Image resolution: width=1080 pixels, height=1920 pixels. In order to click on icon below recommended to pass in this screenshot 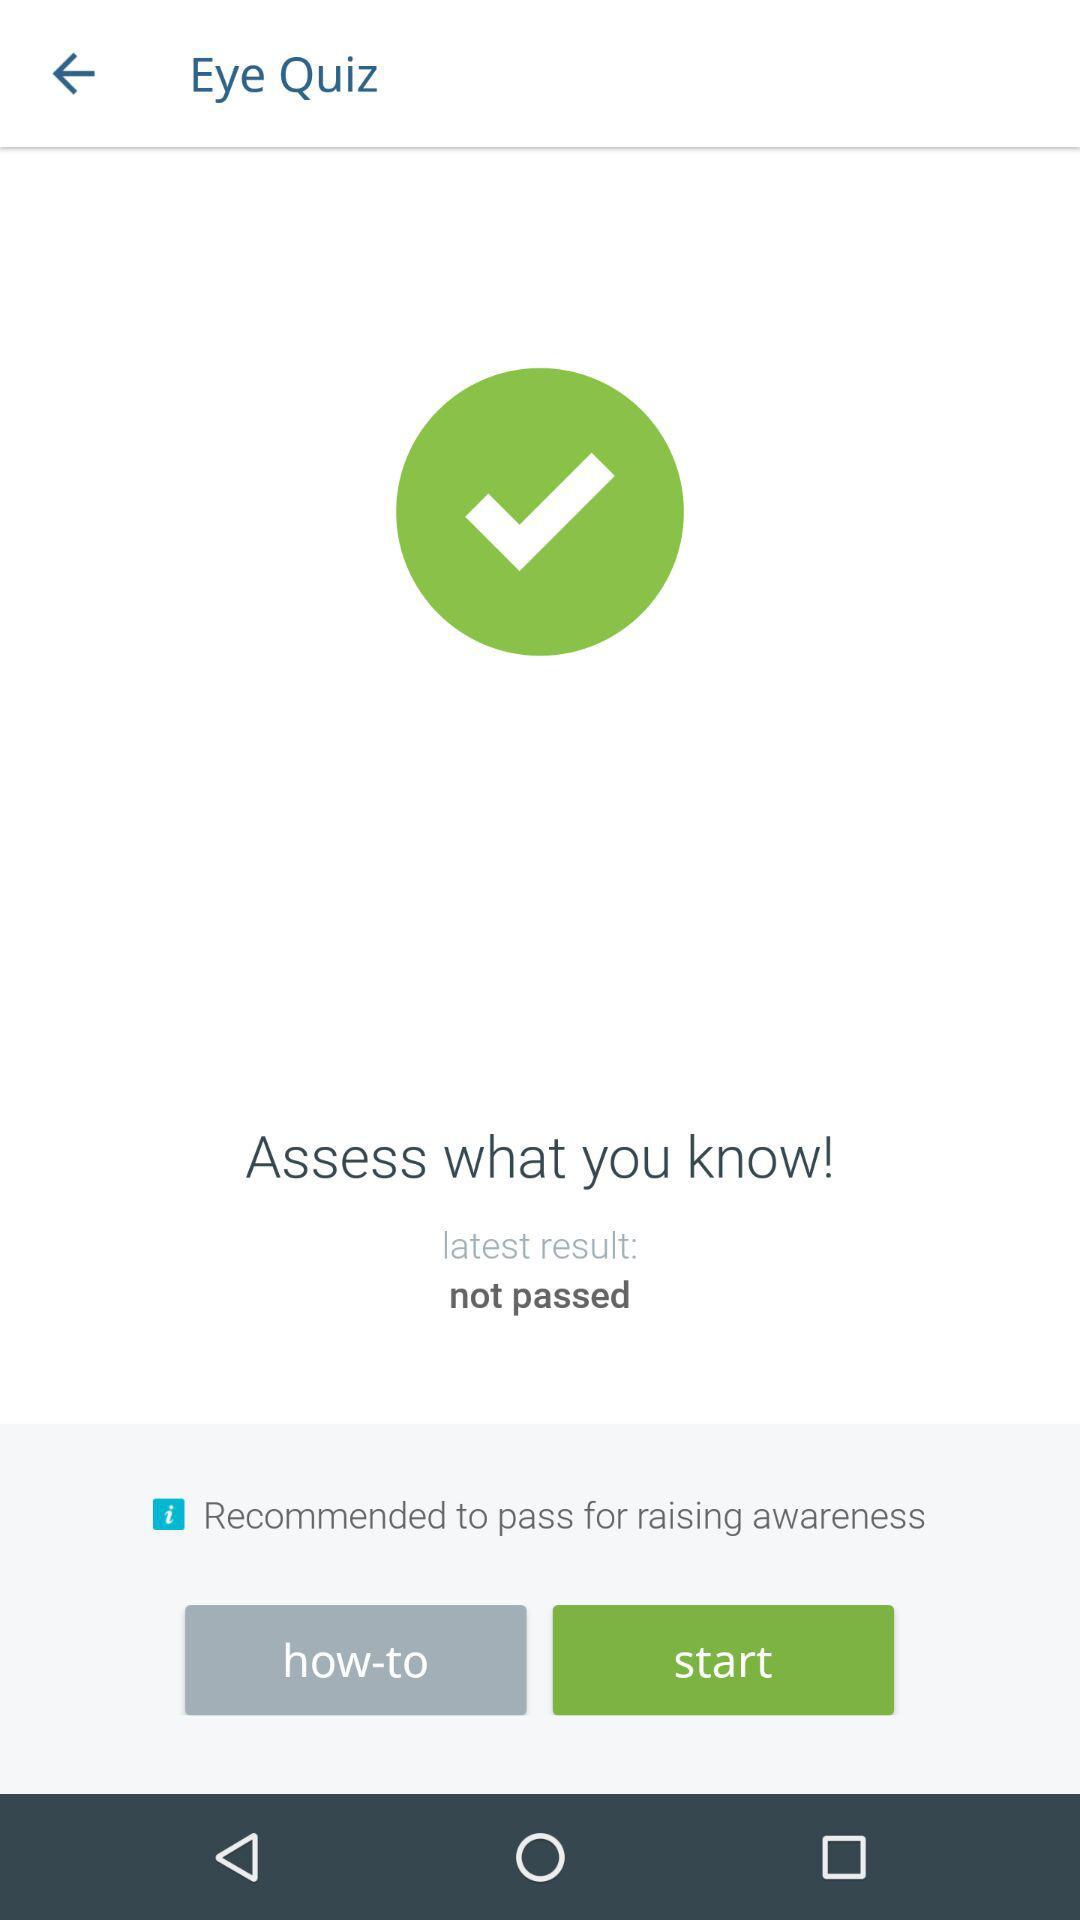, I will do `click(723, 1660)`.